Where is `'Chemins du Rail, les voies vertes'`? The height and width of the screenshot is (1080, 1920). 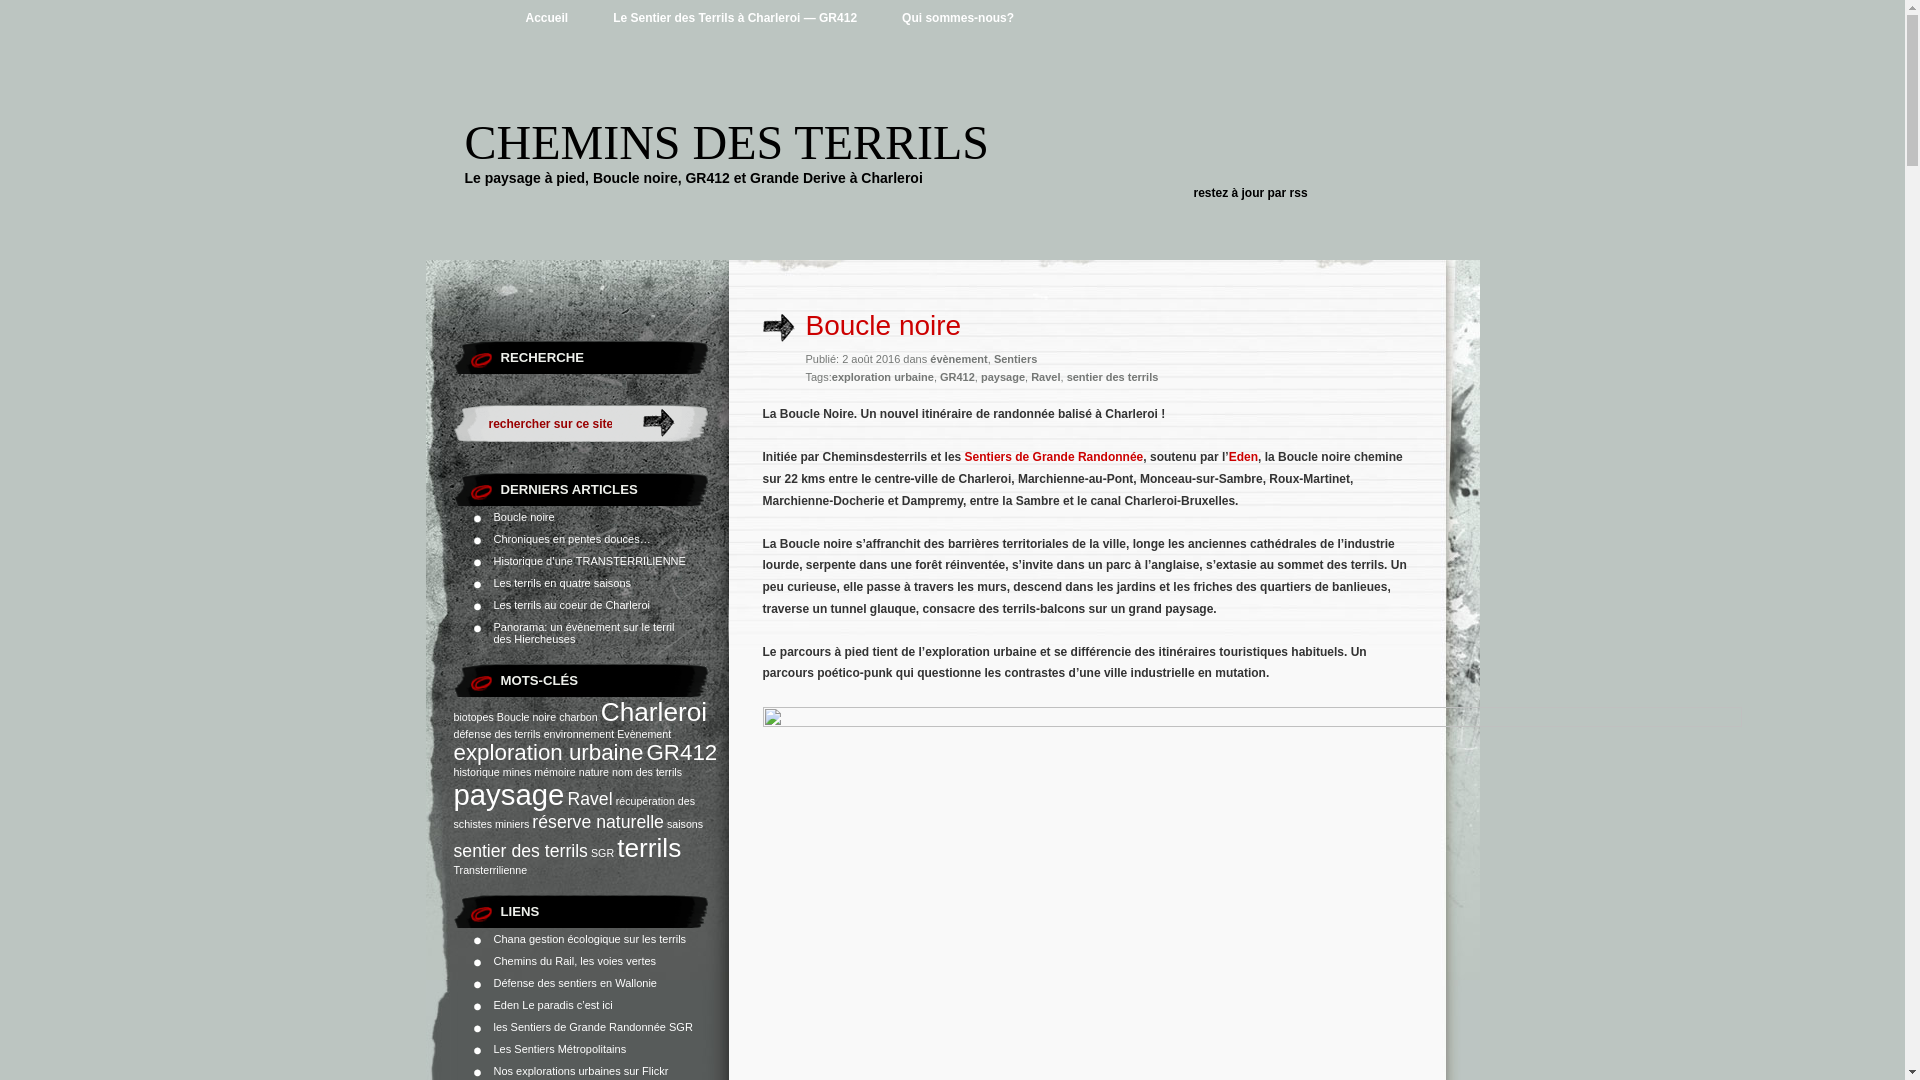
'Chemins du Rail, les voies vertes' is located at coordinates (574, 959).